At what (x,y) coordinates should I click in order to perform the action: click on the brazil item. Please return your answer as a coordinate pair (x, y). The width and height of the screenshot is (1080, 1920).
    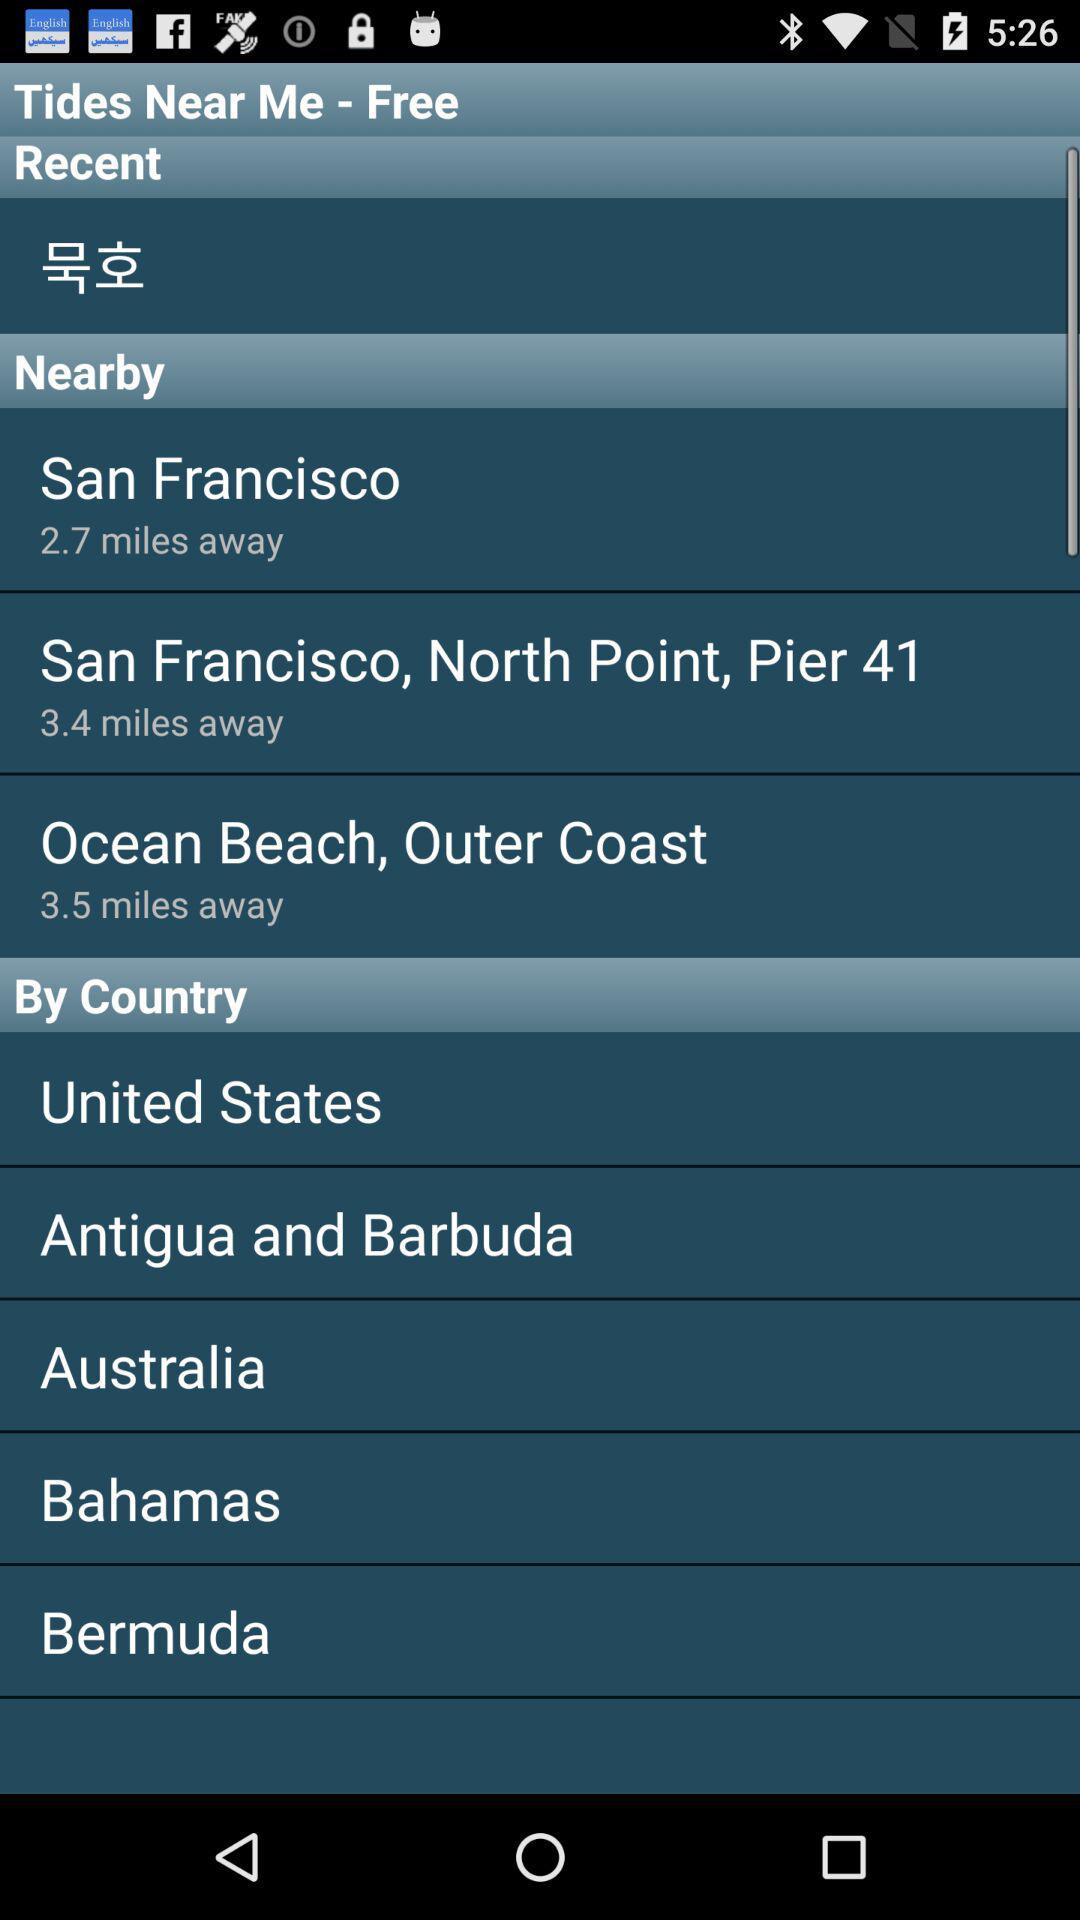
    Looking at the image, I should click on (540, 1745).